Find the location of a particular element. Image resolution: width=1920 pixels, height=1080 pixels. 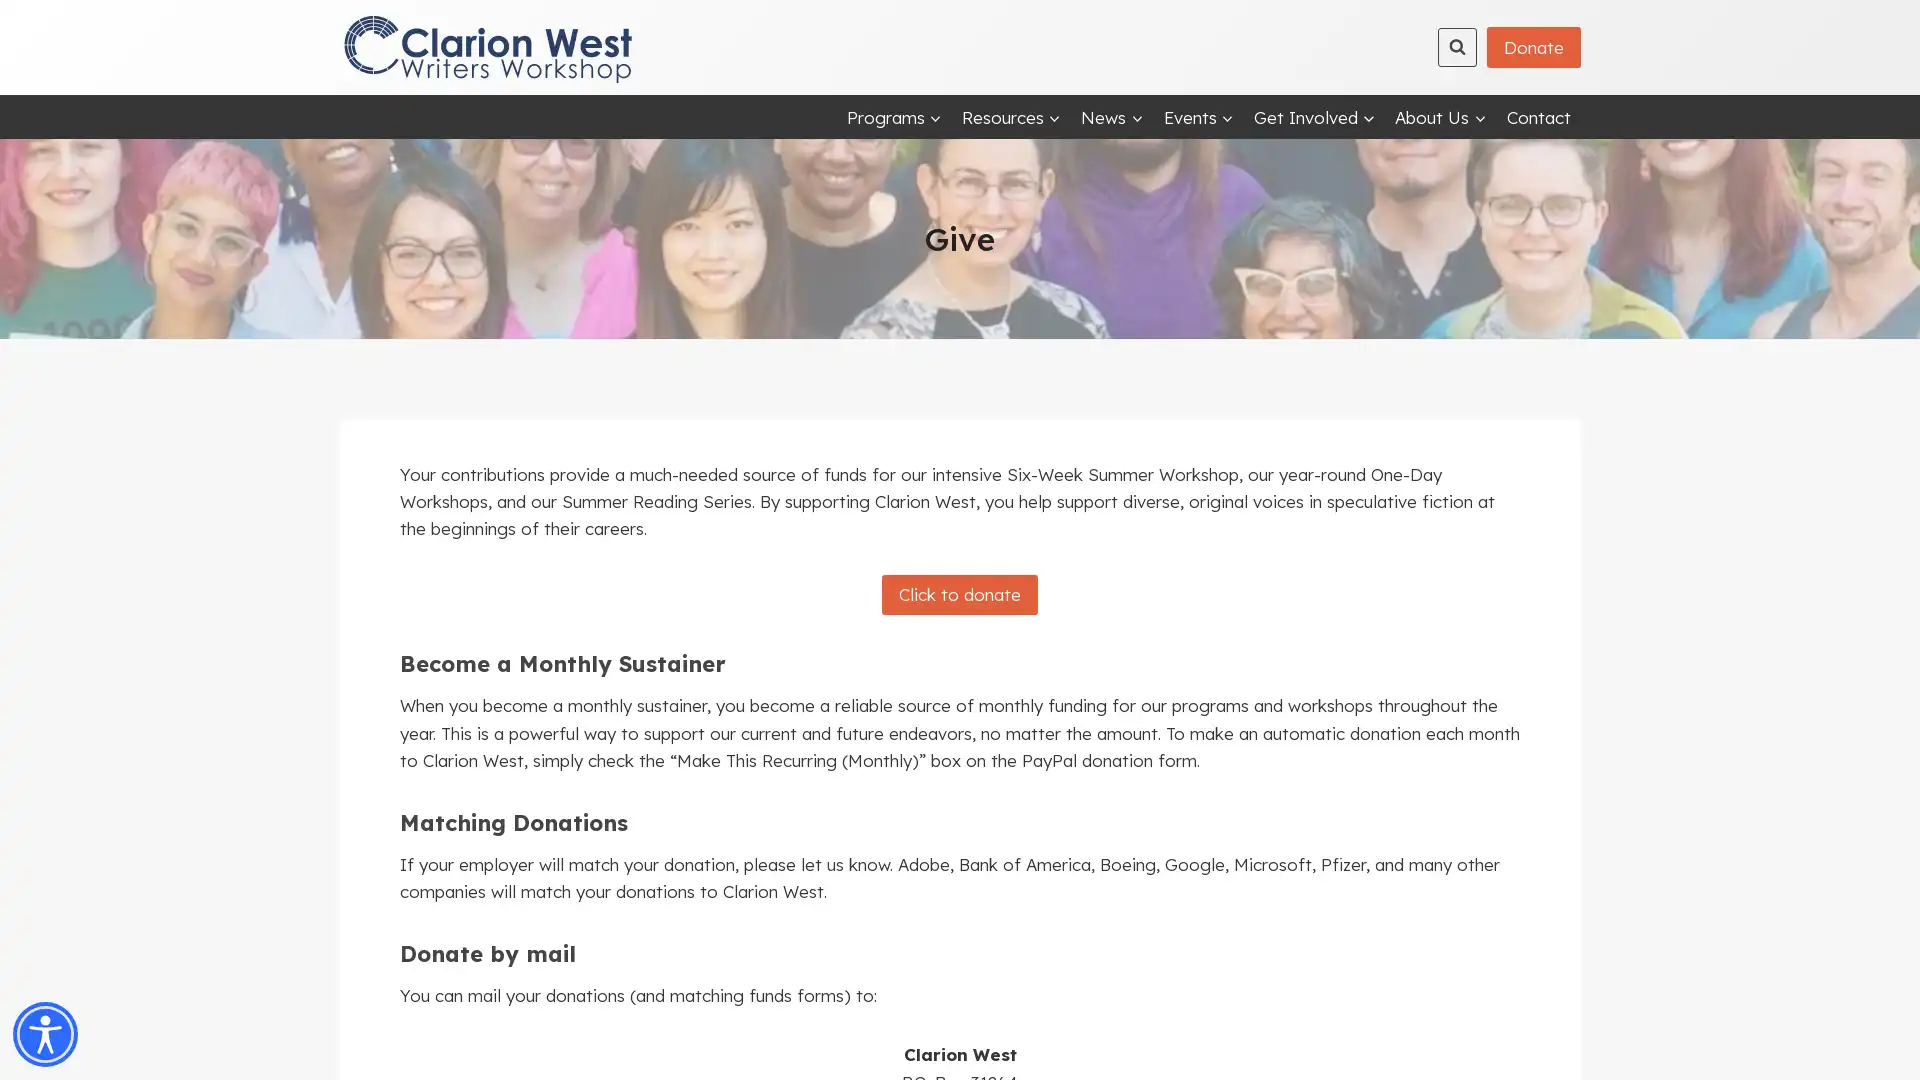

Expand child menu is located at coordinates (1011, 116).